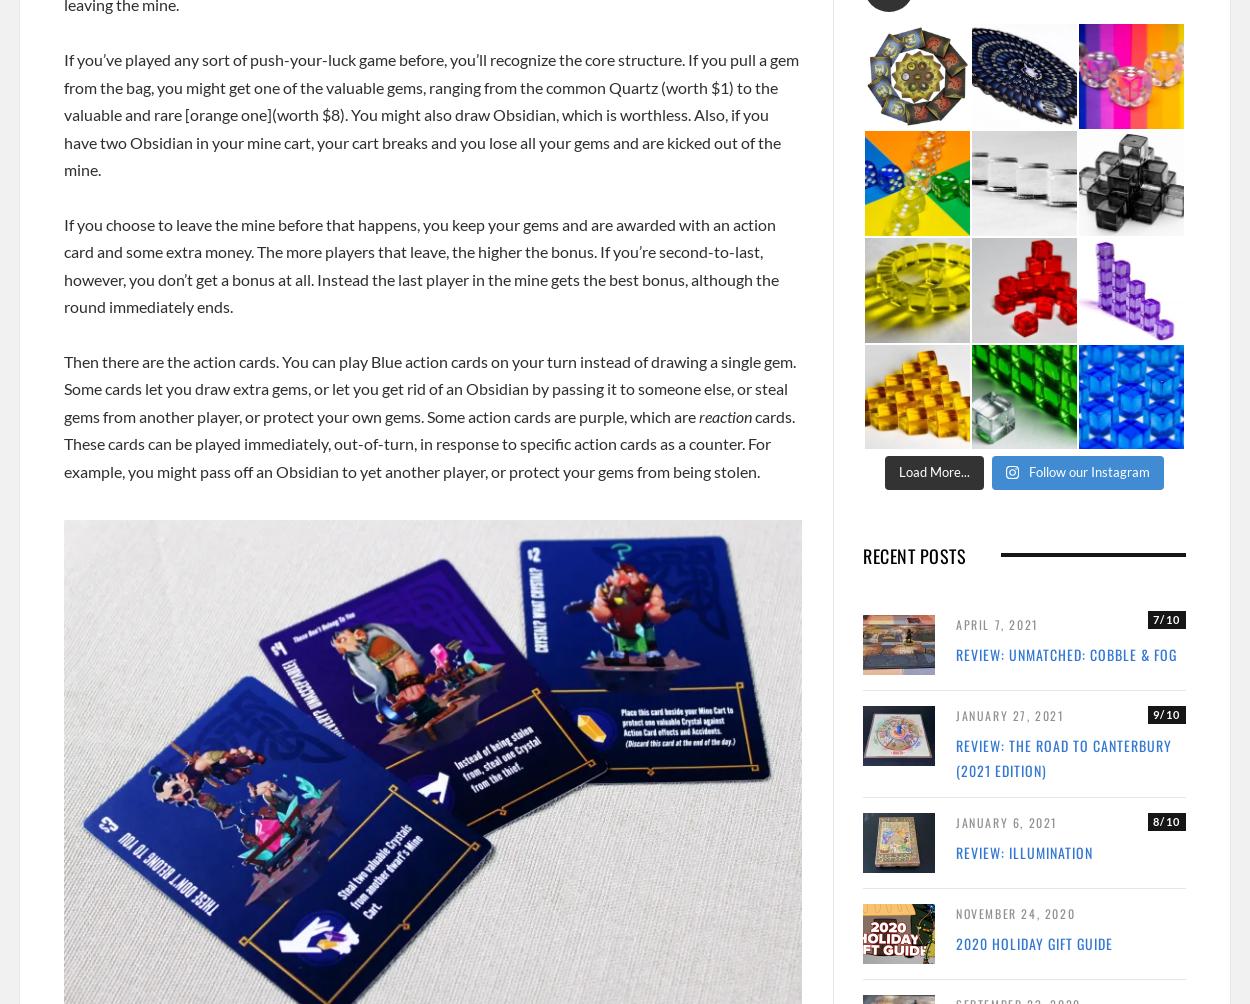  I want to click on '8/10', so click(1166, 820).